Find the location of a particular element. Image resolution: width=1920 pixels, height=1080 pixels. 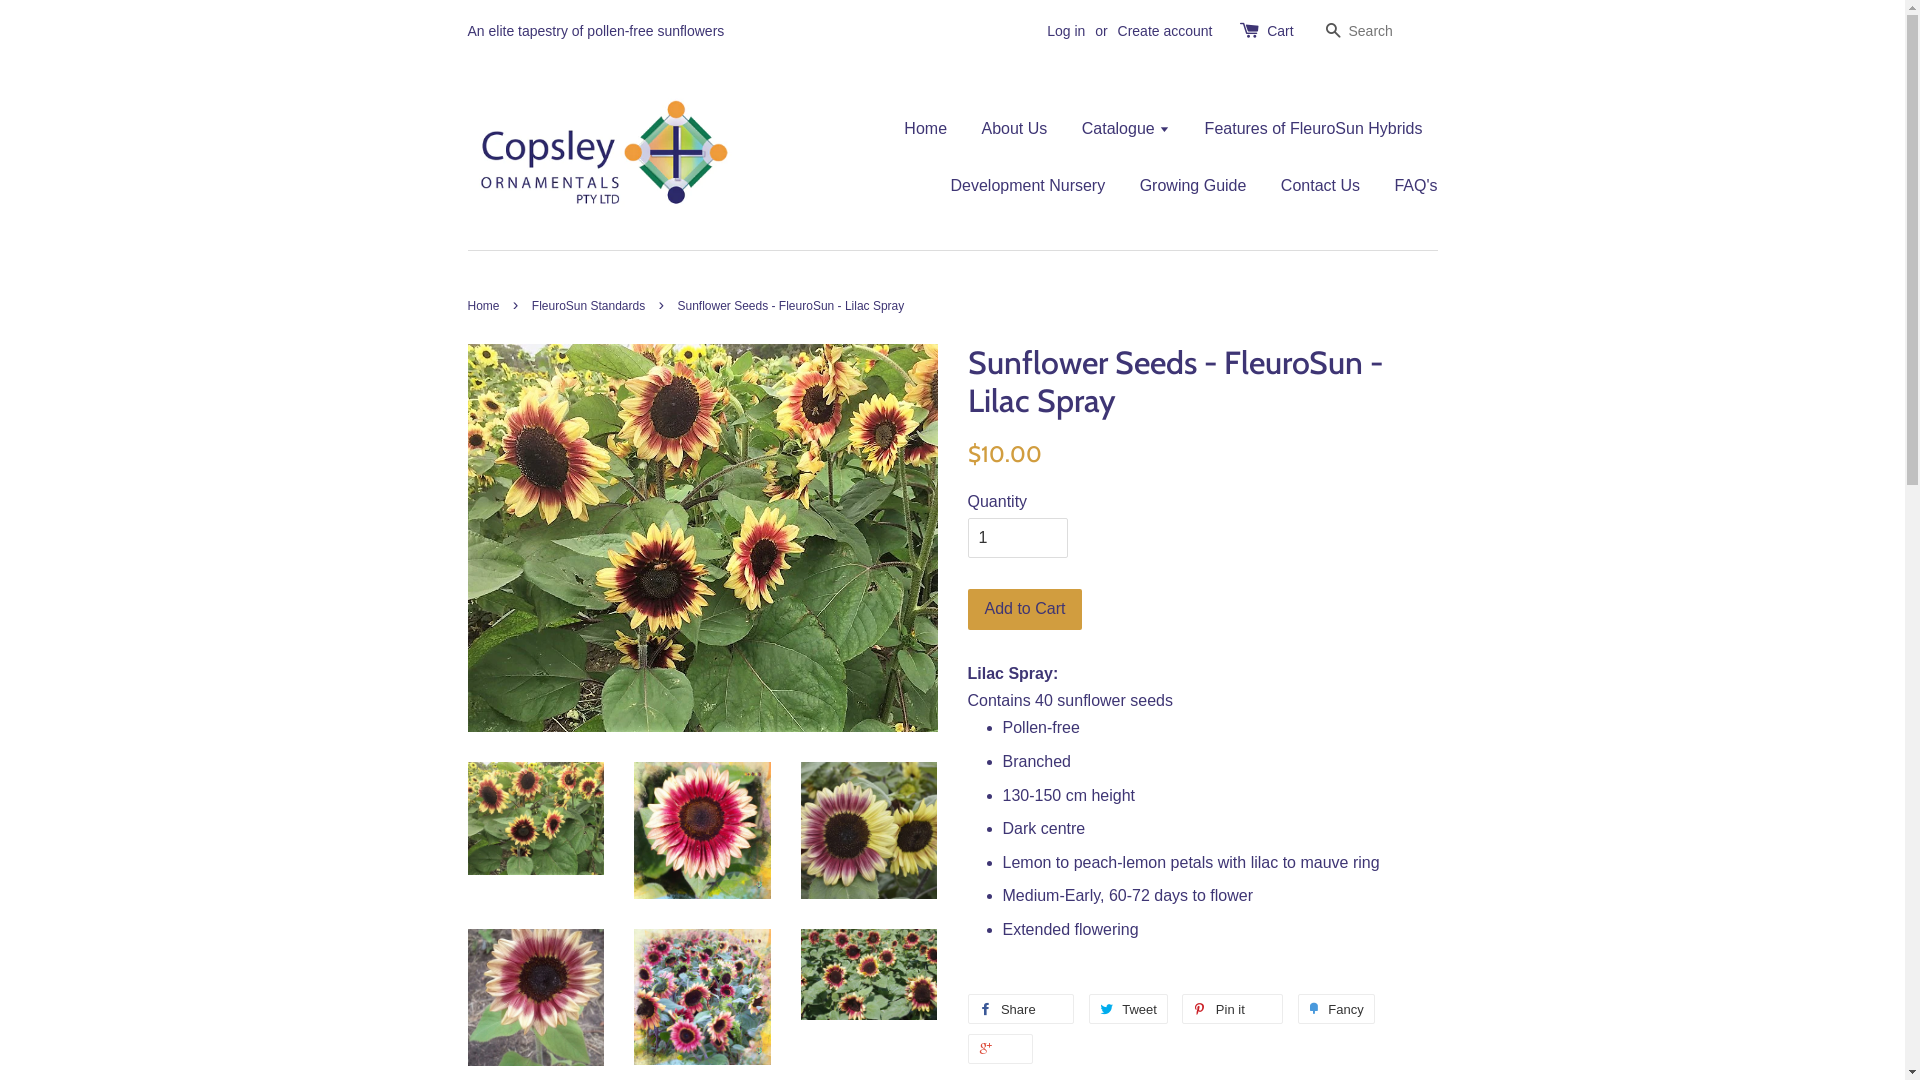

'Share' is located at coordinates (1021, 1009).